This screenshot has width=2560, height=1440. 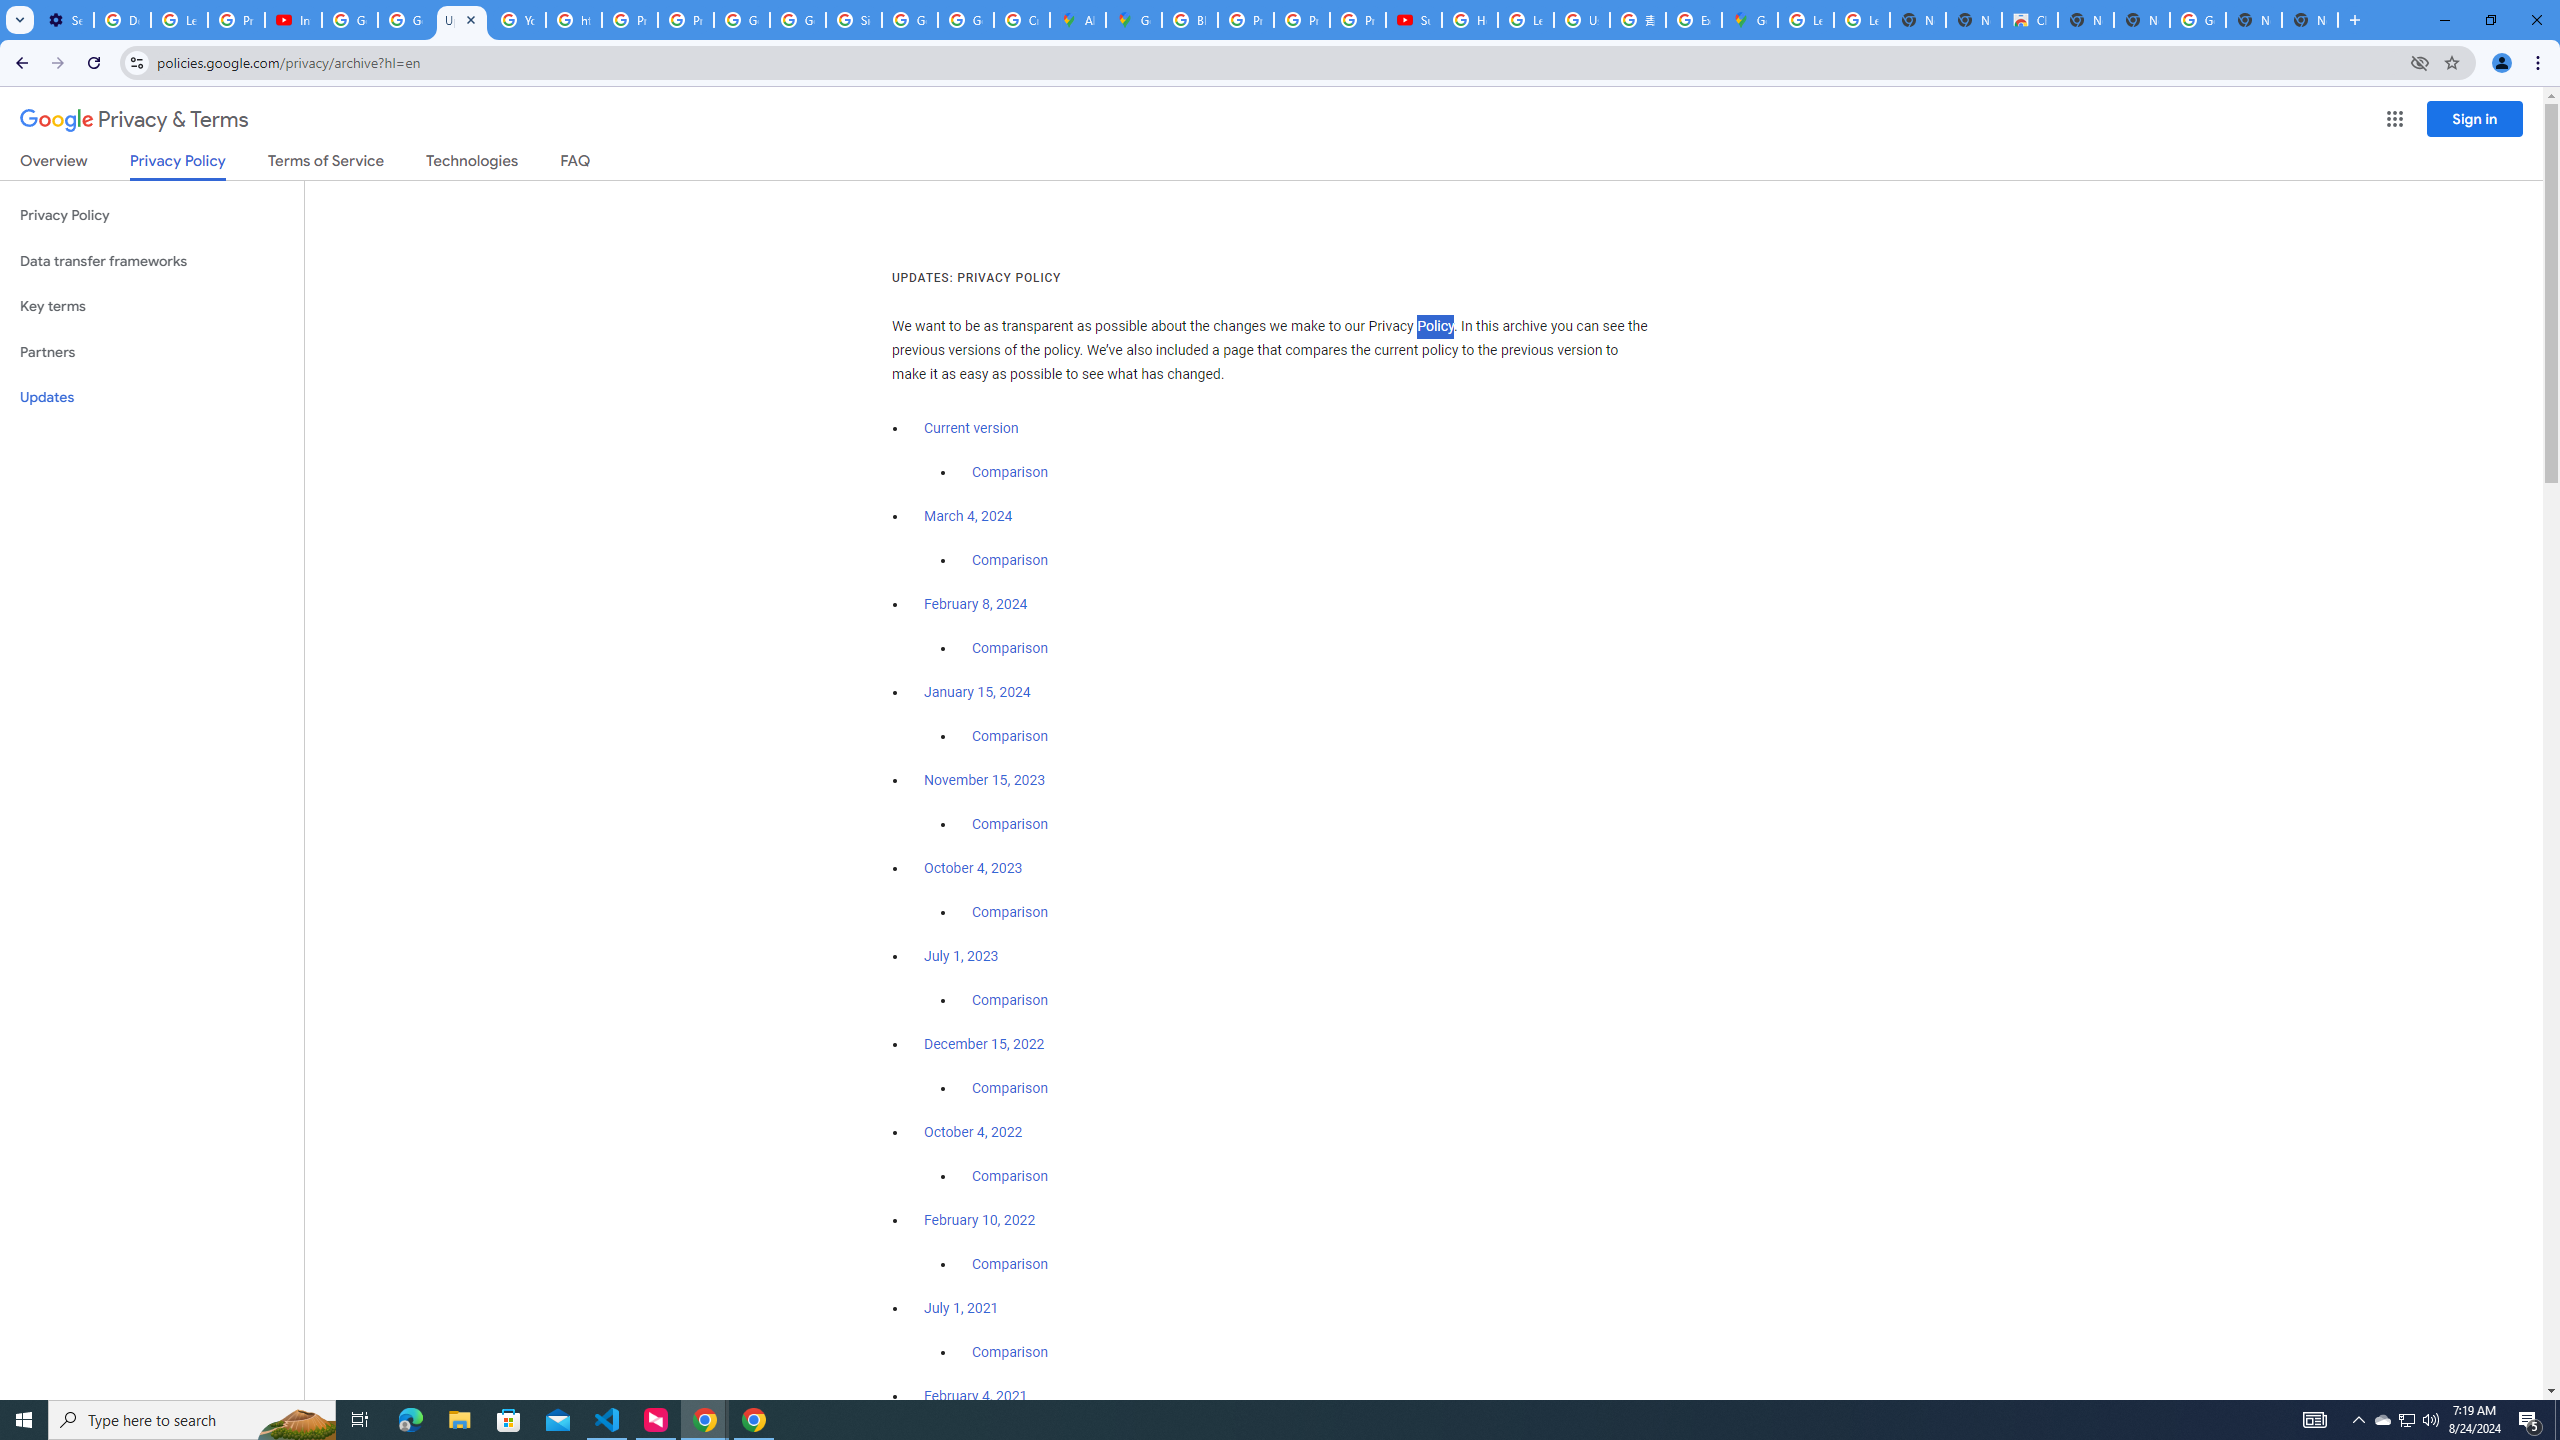 What do you see at coordinates (179, 19) in the screenshot?
I see `'Learn how to find your photos - Google Photos Help'` at bounding box center [179, 19].